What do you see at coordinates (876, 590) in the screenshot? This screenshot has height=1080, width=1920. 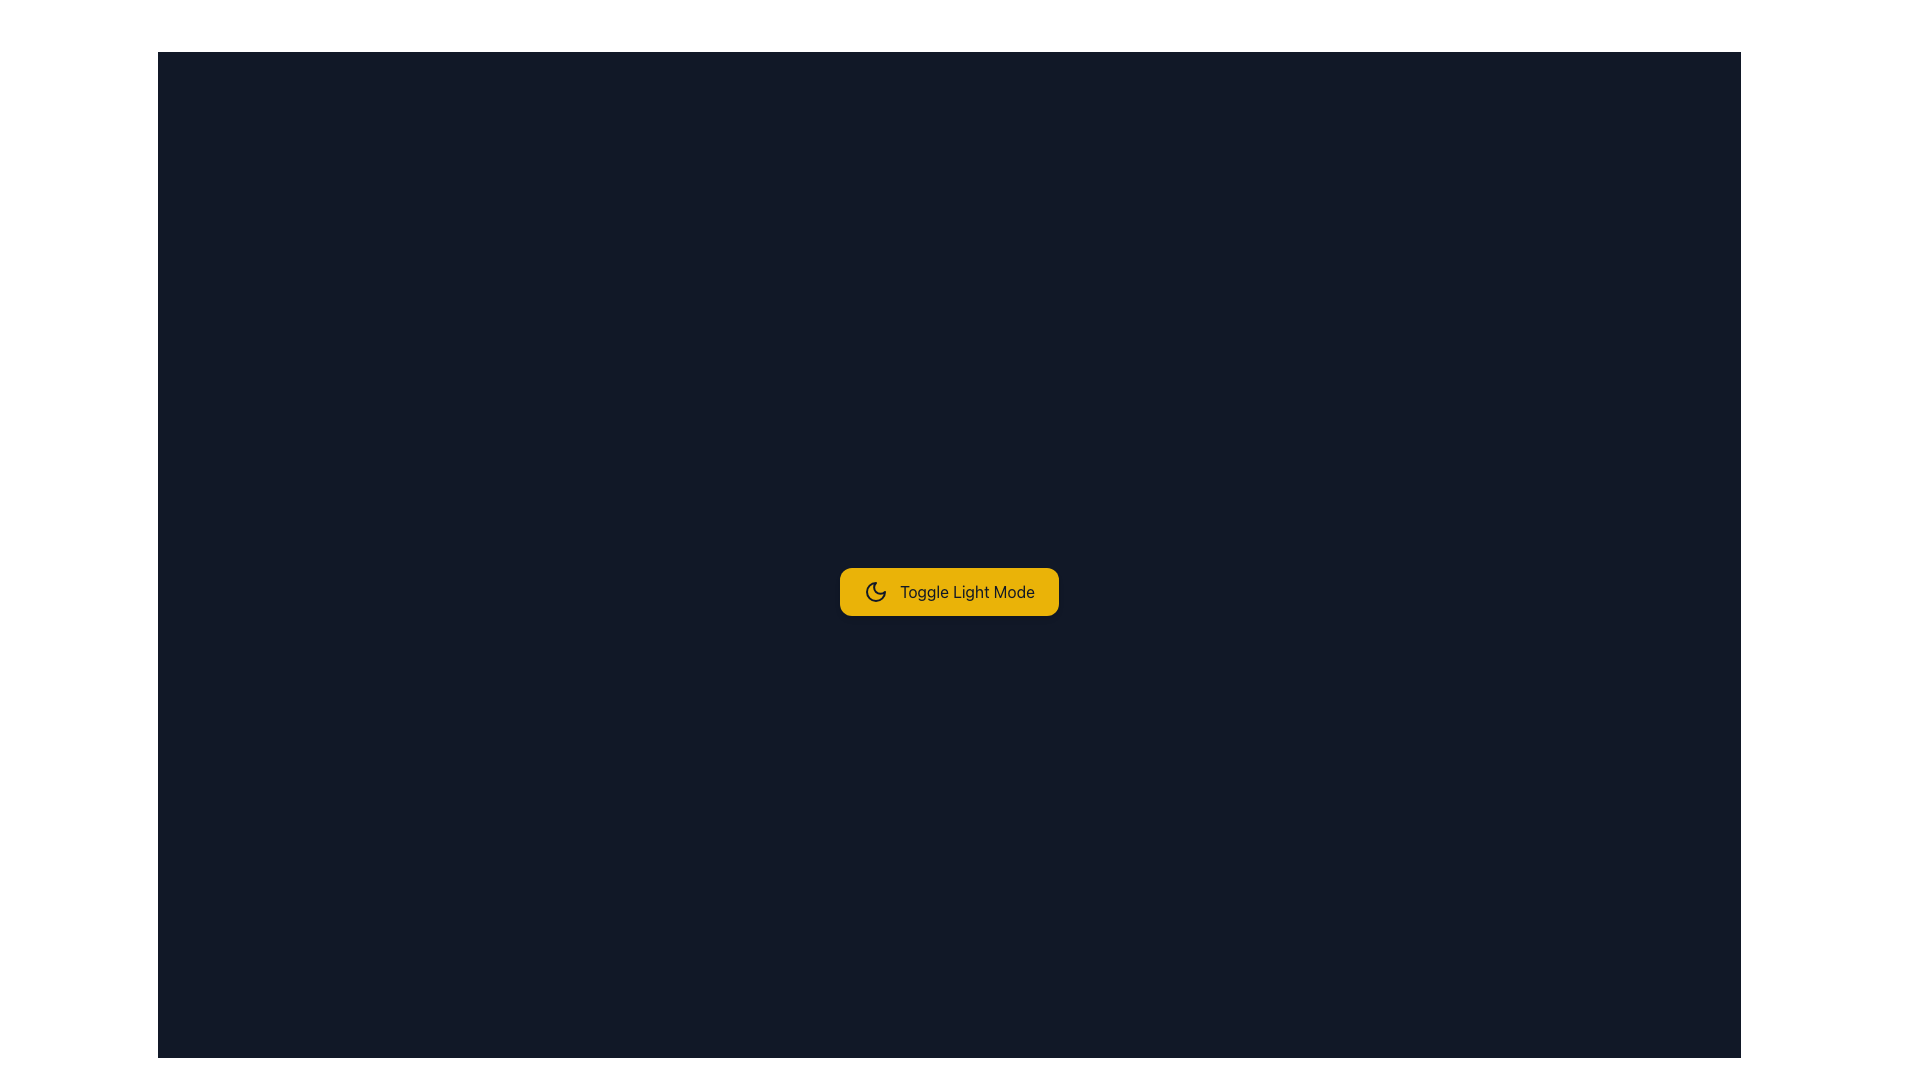 I see `the crescent moon icon within the 'Toggle Light Mode' button, which has a gold fill and black outline` at bounding box center [876, 590].